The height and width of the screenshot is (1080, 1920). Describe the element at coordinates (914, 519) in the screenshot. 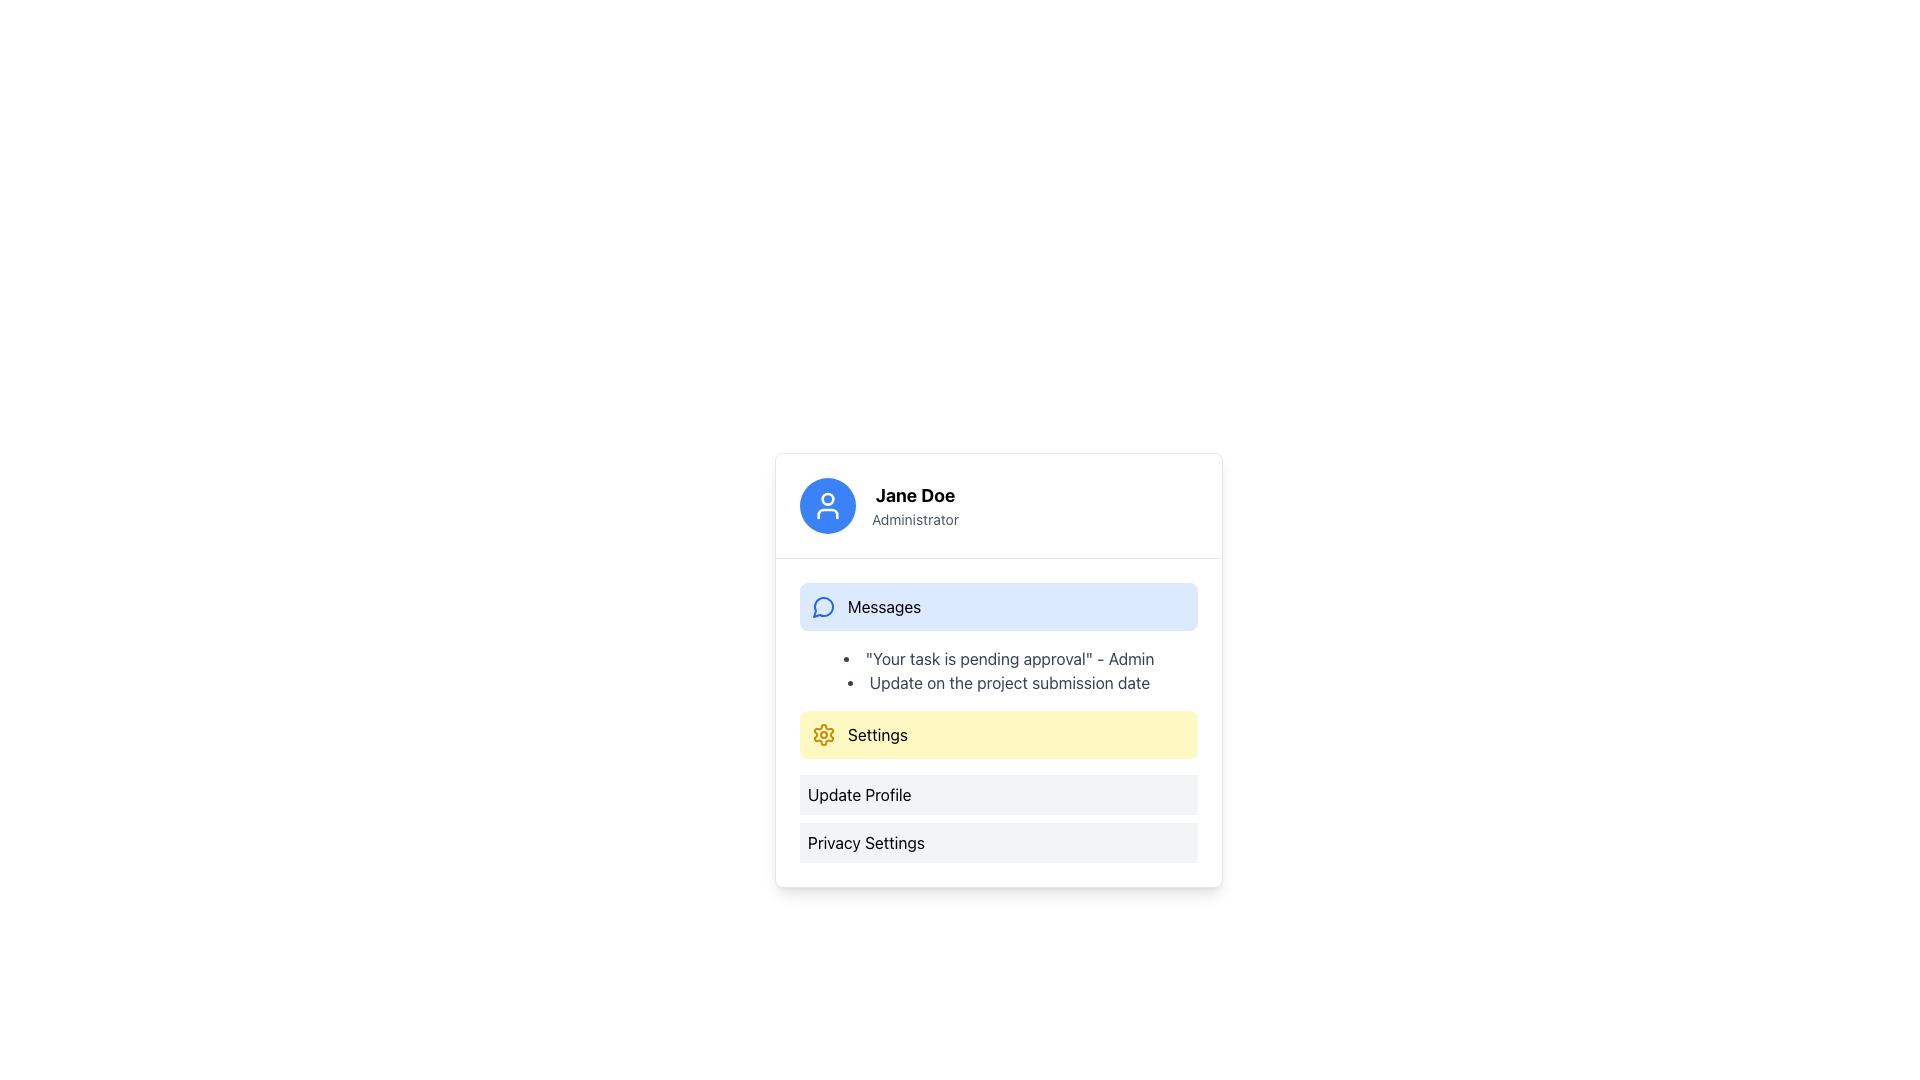

I see `the text label indicating the user's role or designation, which is located beneath 'Jane Doe' in the user profile section` at that location.